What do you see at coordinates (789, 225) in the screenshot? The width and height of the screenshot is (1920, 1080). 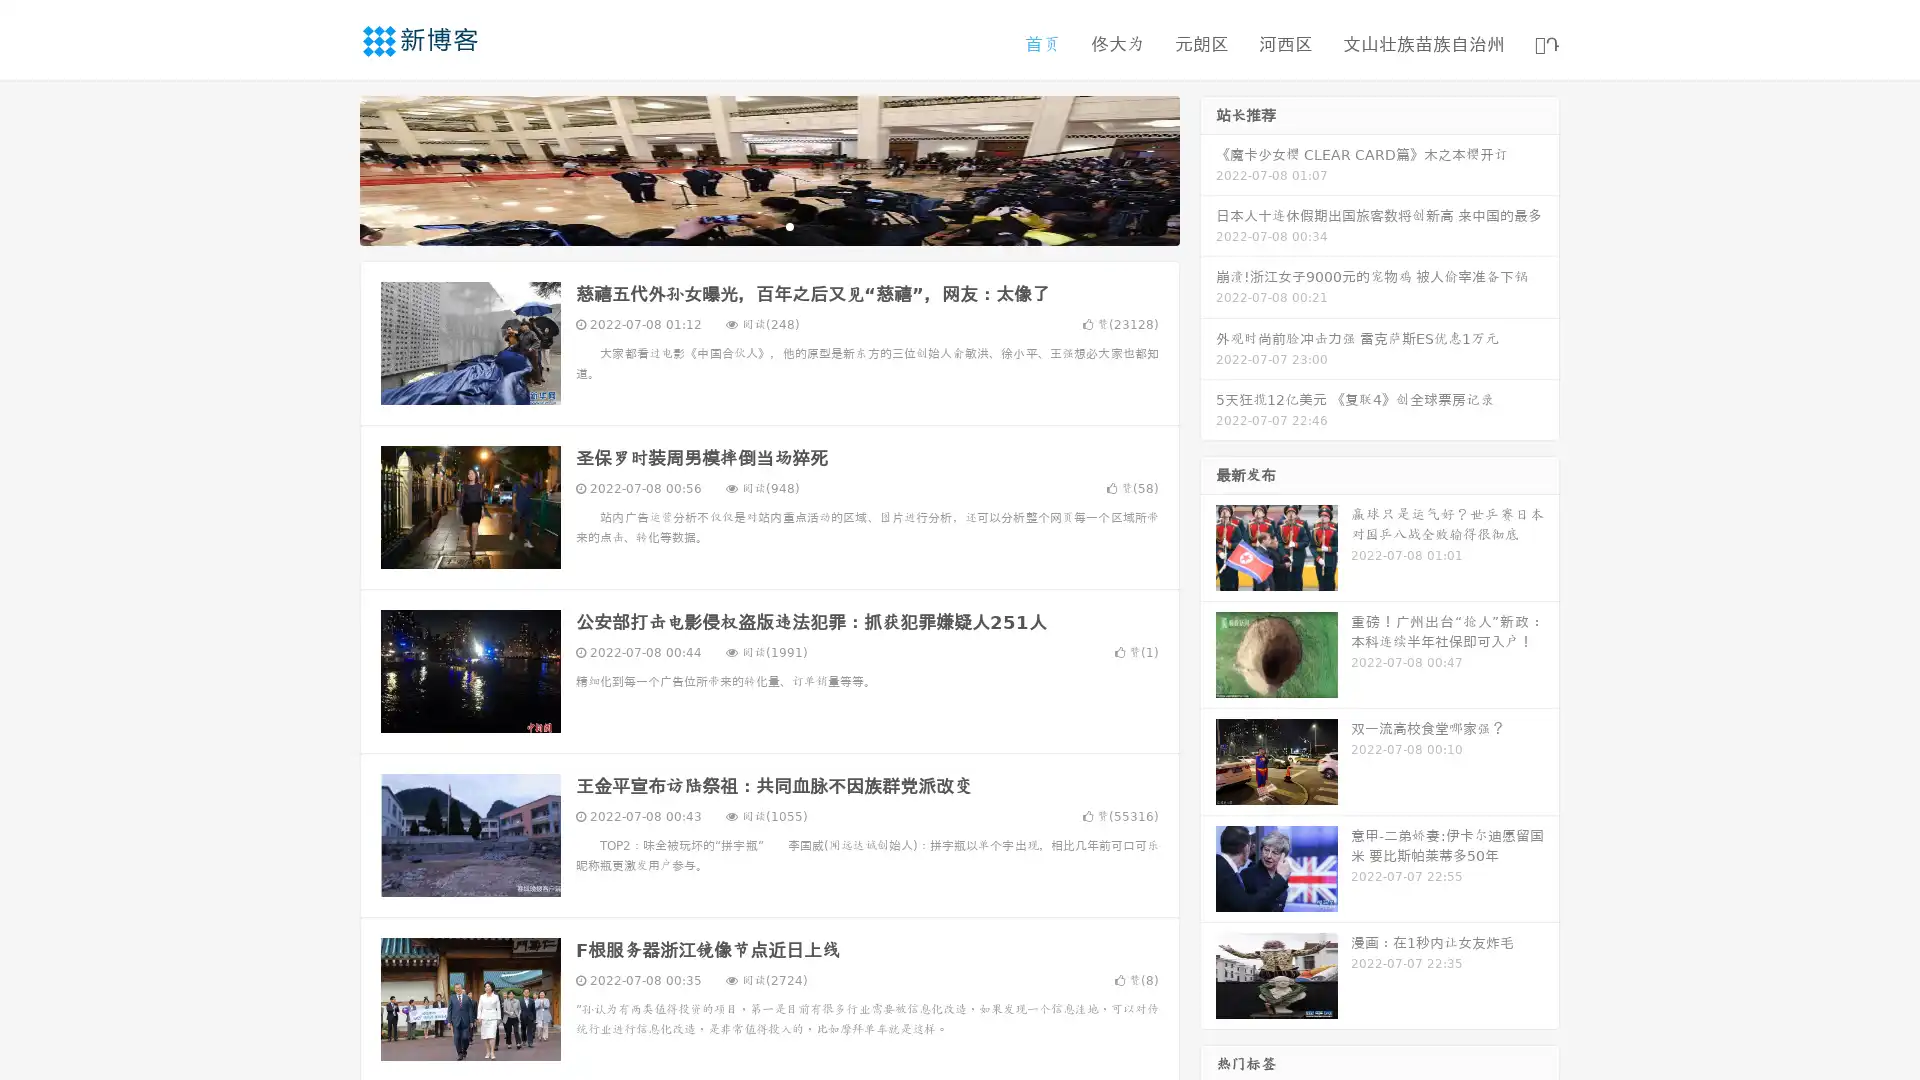 I see `Go to slide 3` at bounding box center [789, 225].